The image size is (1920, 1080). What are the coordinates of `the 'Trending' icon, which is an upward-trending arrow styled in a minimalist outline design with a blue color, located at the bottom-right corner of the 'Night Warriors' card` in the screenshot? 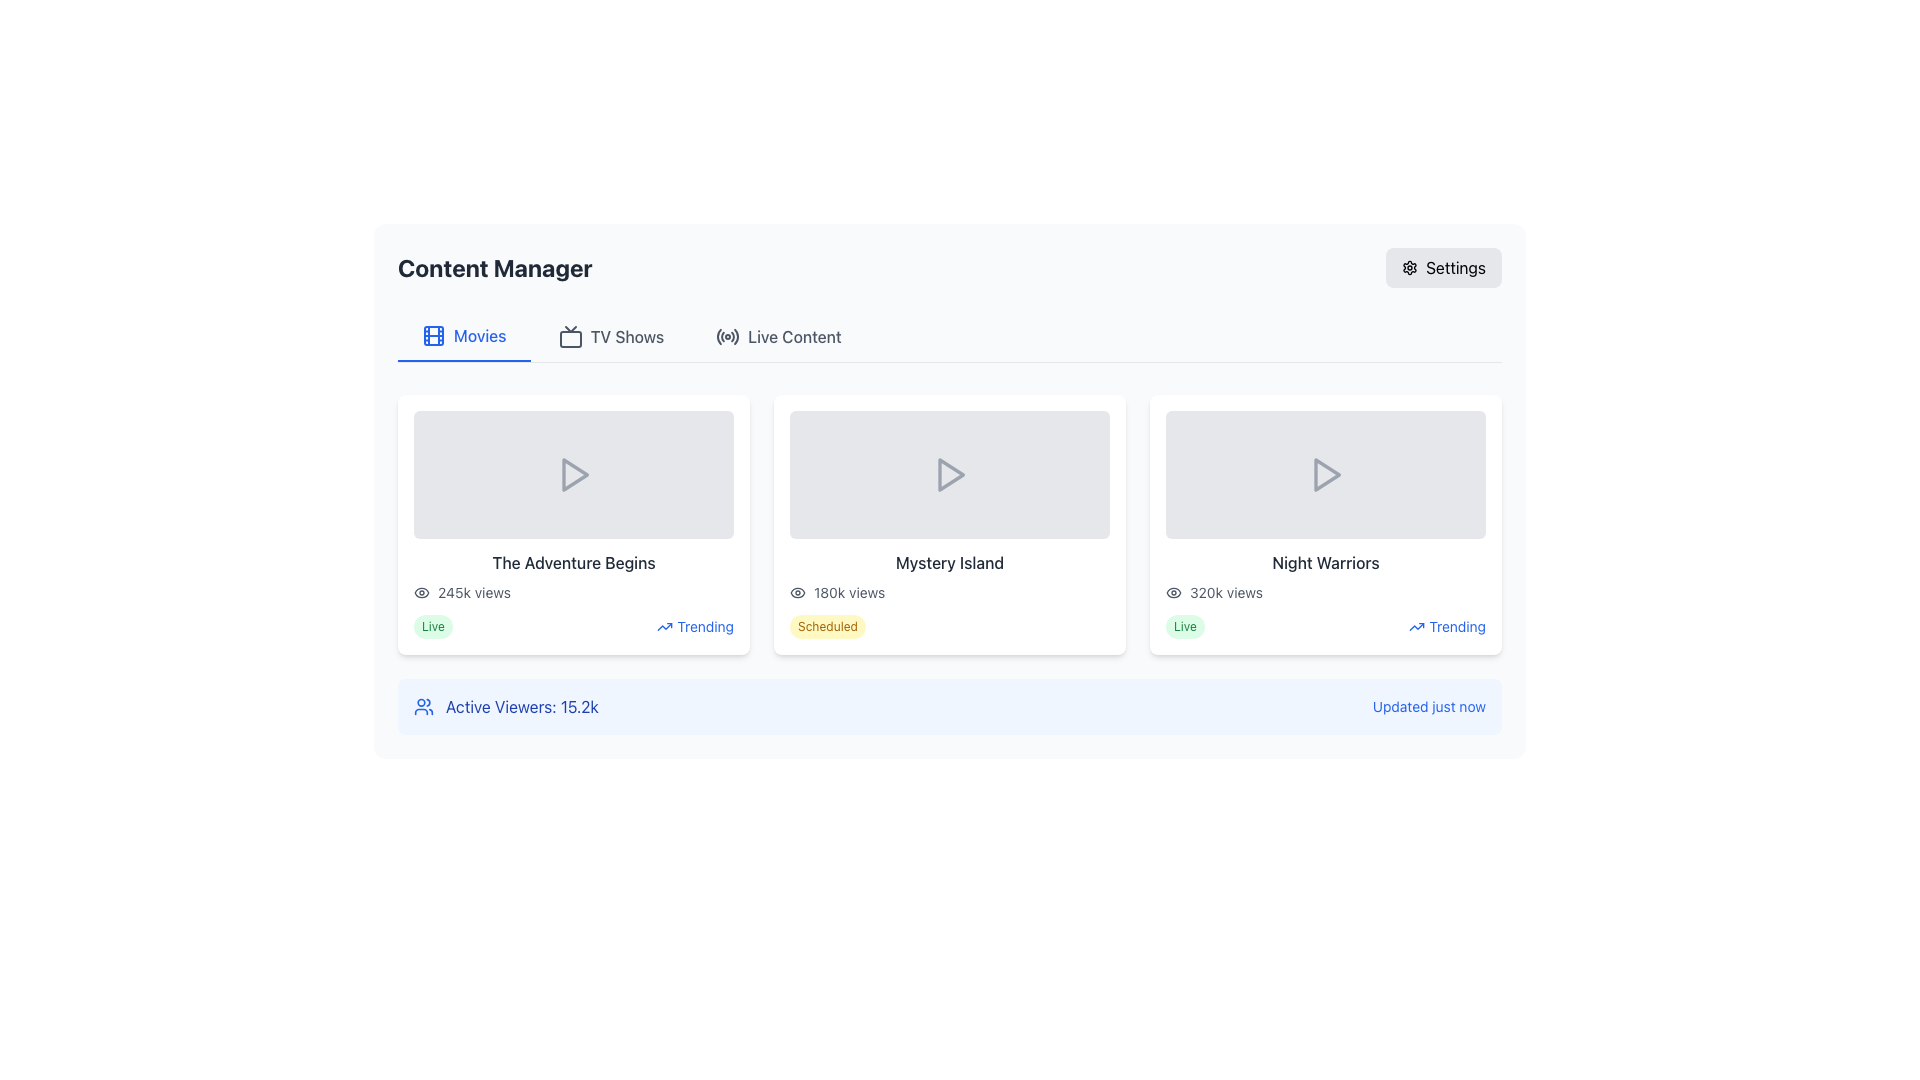 It's located at (1416, 626).